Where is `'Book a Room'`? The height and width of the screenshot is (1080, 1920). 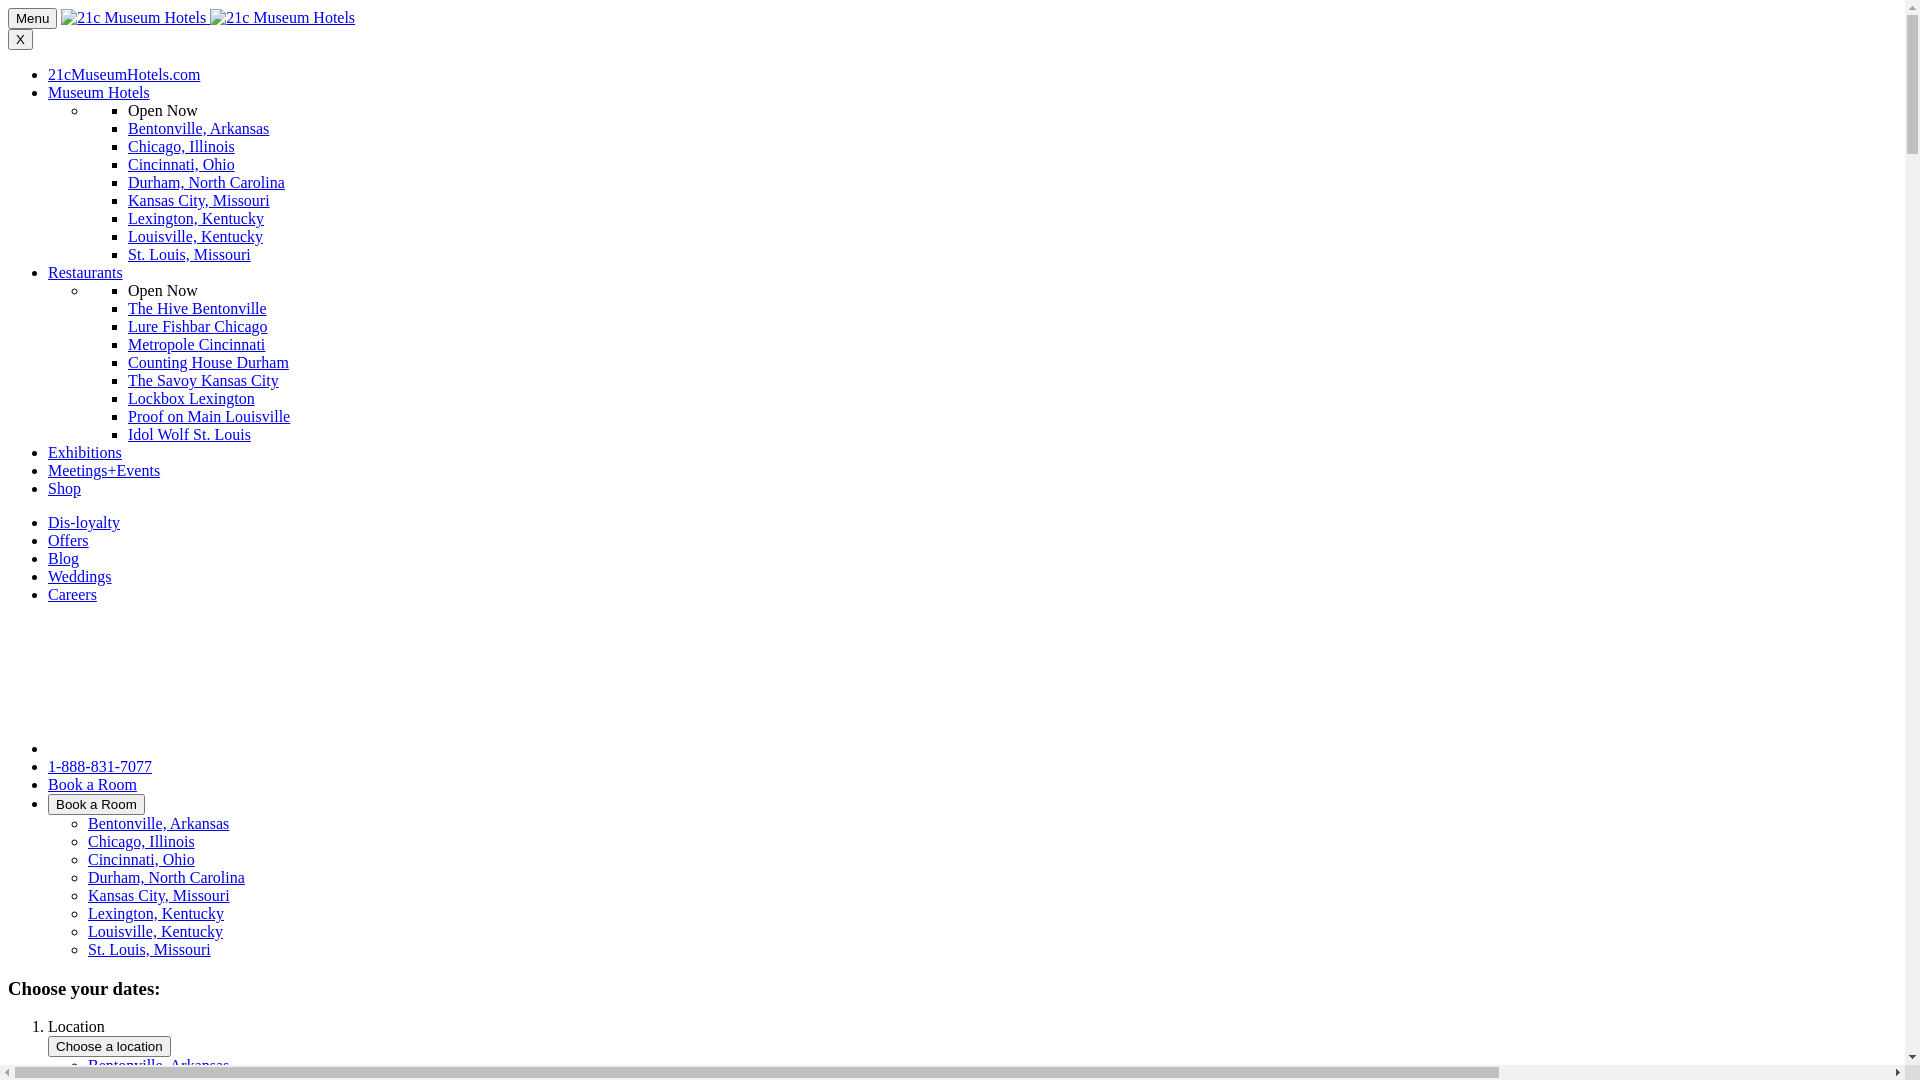
'Book a Room' is located at coordinates (95, 803).